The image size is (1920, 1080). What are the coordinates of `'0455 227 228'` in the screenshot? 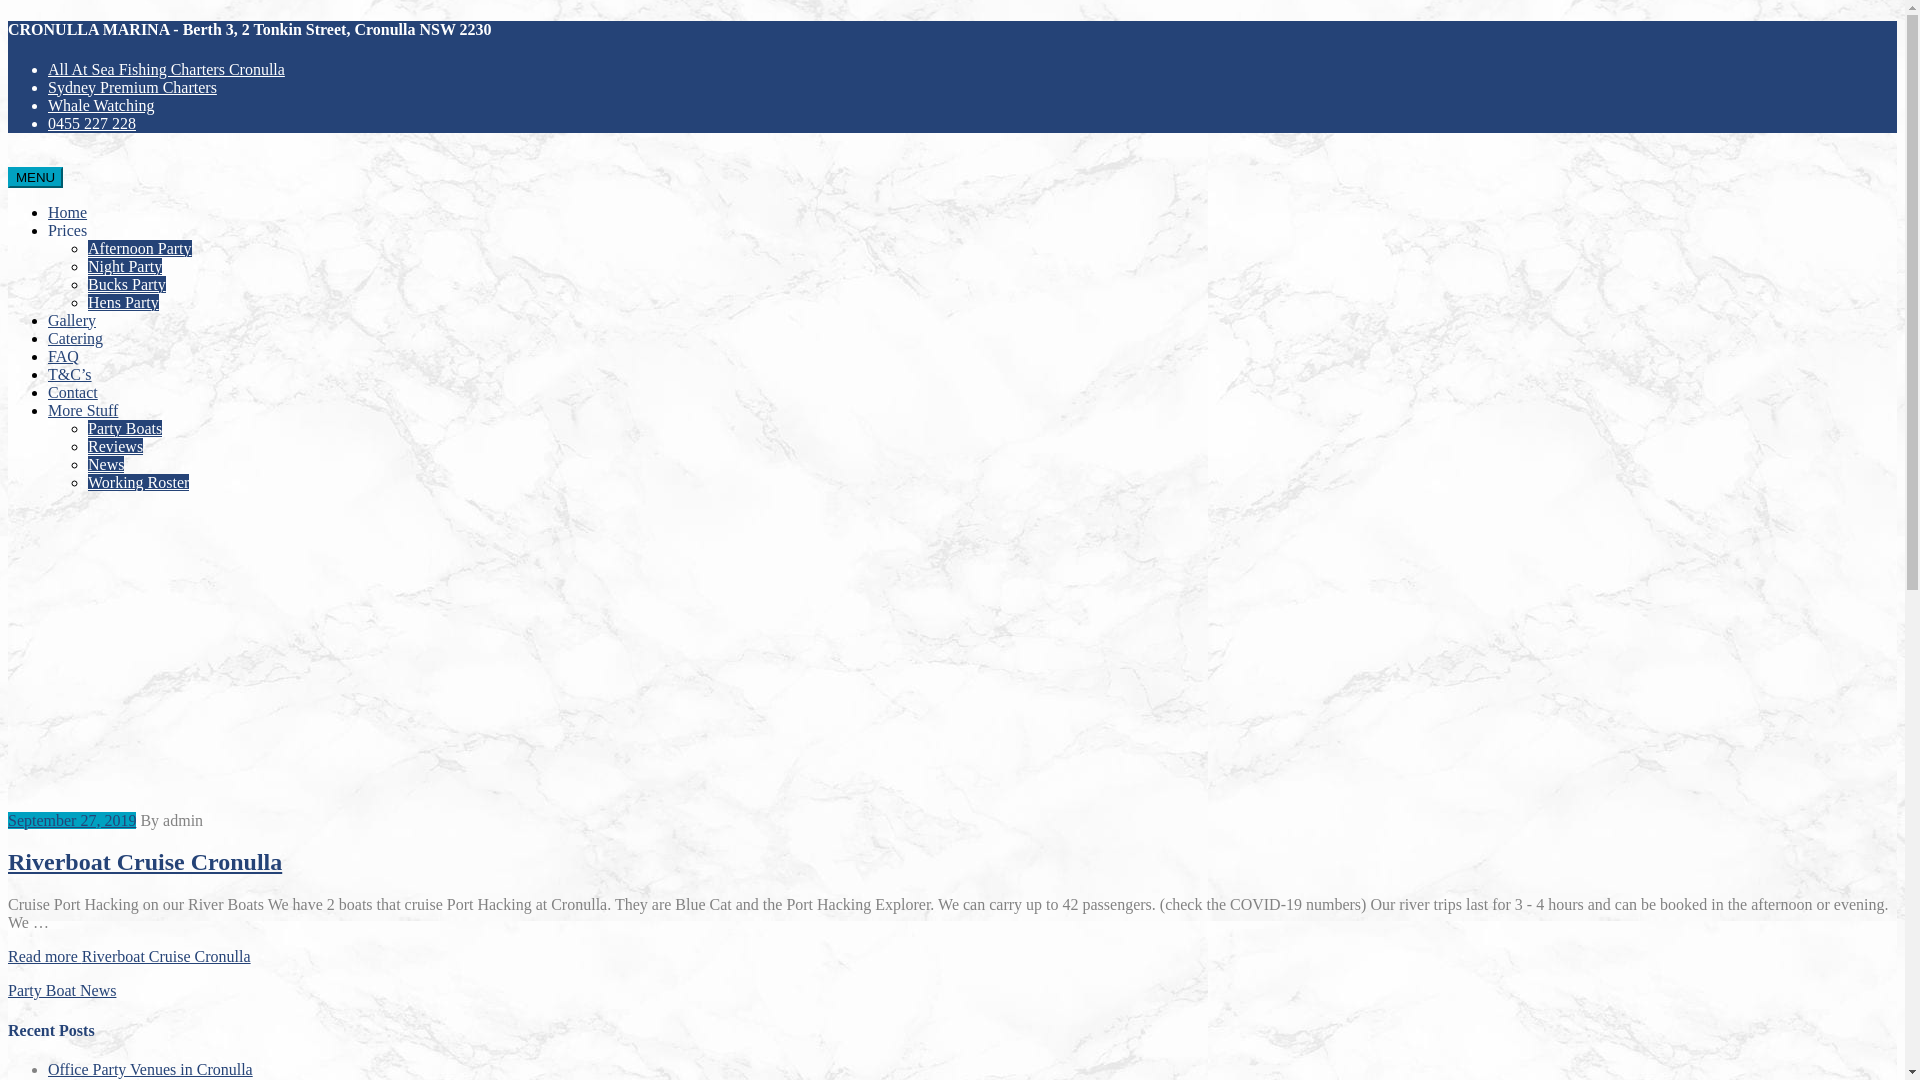 It's located at (90, 123).